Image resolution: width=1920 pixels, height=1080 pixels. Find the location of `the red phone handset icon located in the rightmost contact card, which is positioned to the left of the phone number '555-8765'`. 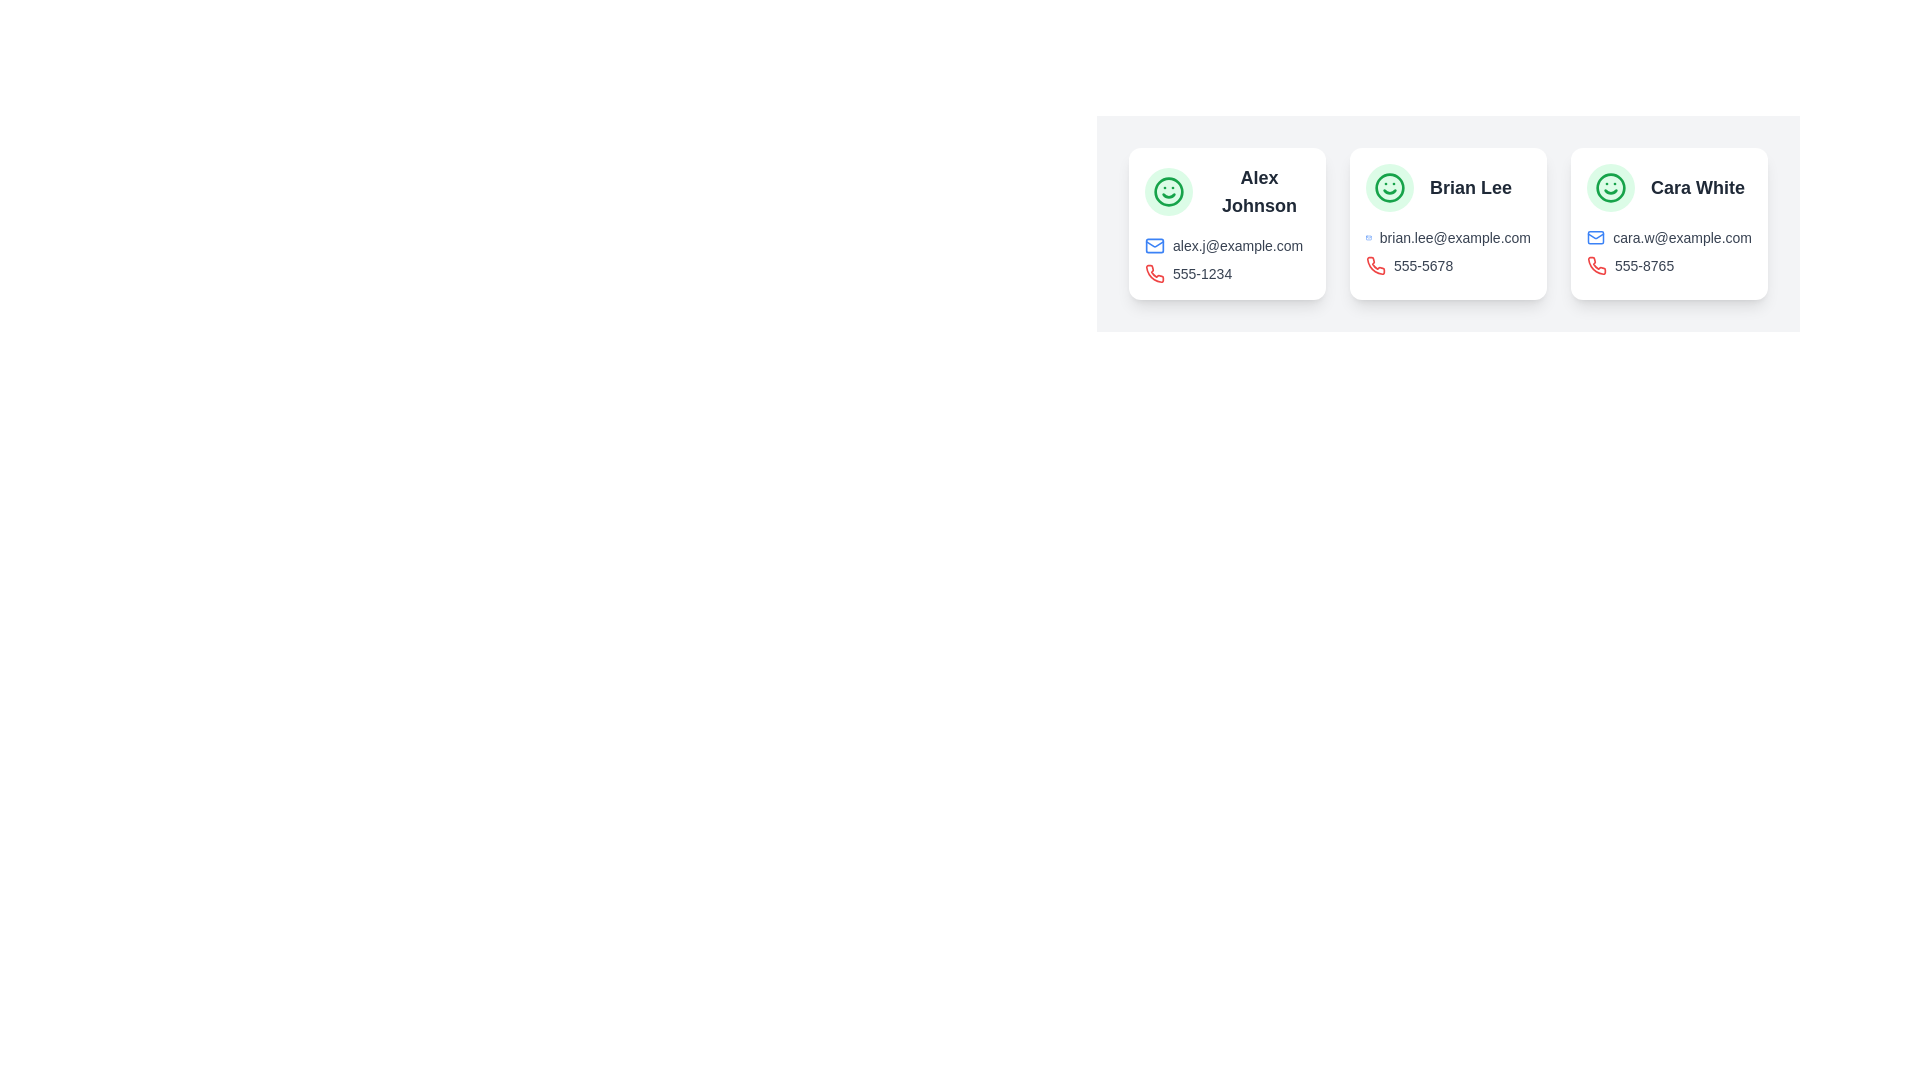

the red phone handset icon located in the rightmost contact card, which is positioned to the left of the phone number '555-8765' is located at coordinates (1596, 265).